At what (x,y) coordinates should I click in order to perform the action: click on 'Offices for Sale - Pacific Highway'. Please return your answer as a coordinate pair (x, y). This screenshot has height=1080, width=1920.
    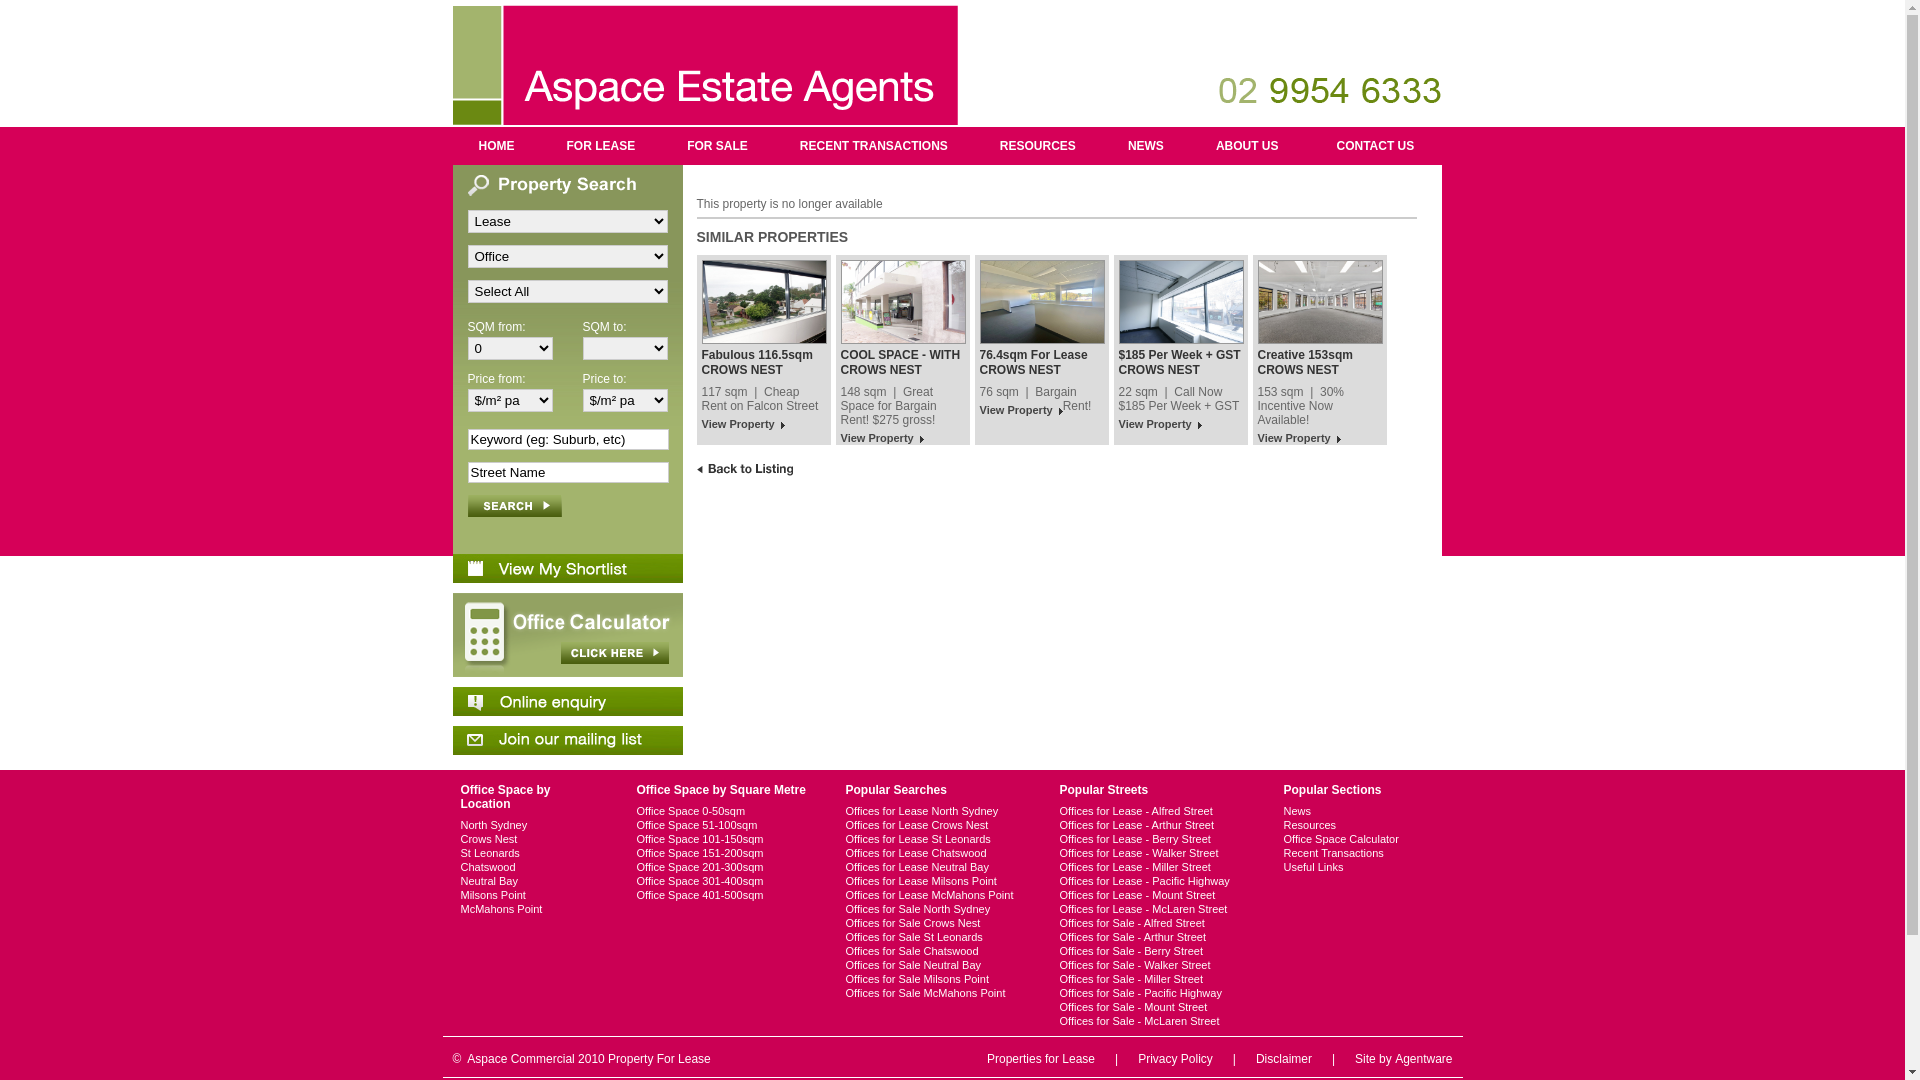
    Looking at the image, I should click on (1155, 992).